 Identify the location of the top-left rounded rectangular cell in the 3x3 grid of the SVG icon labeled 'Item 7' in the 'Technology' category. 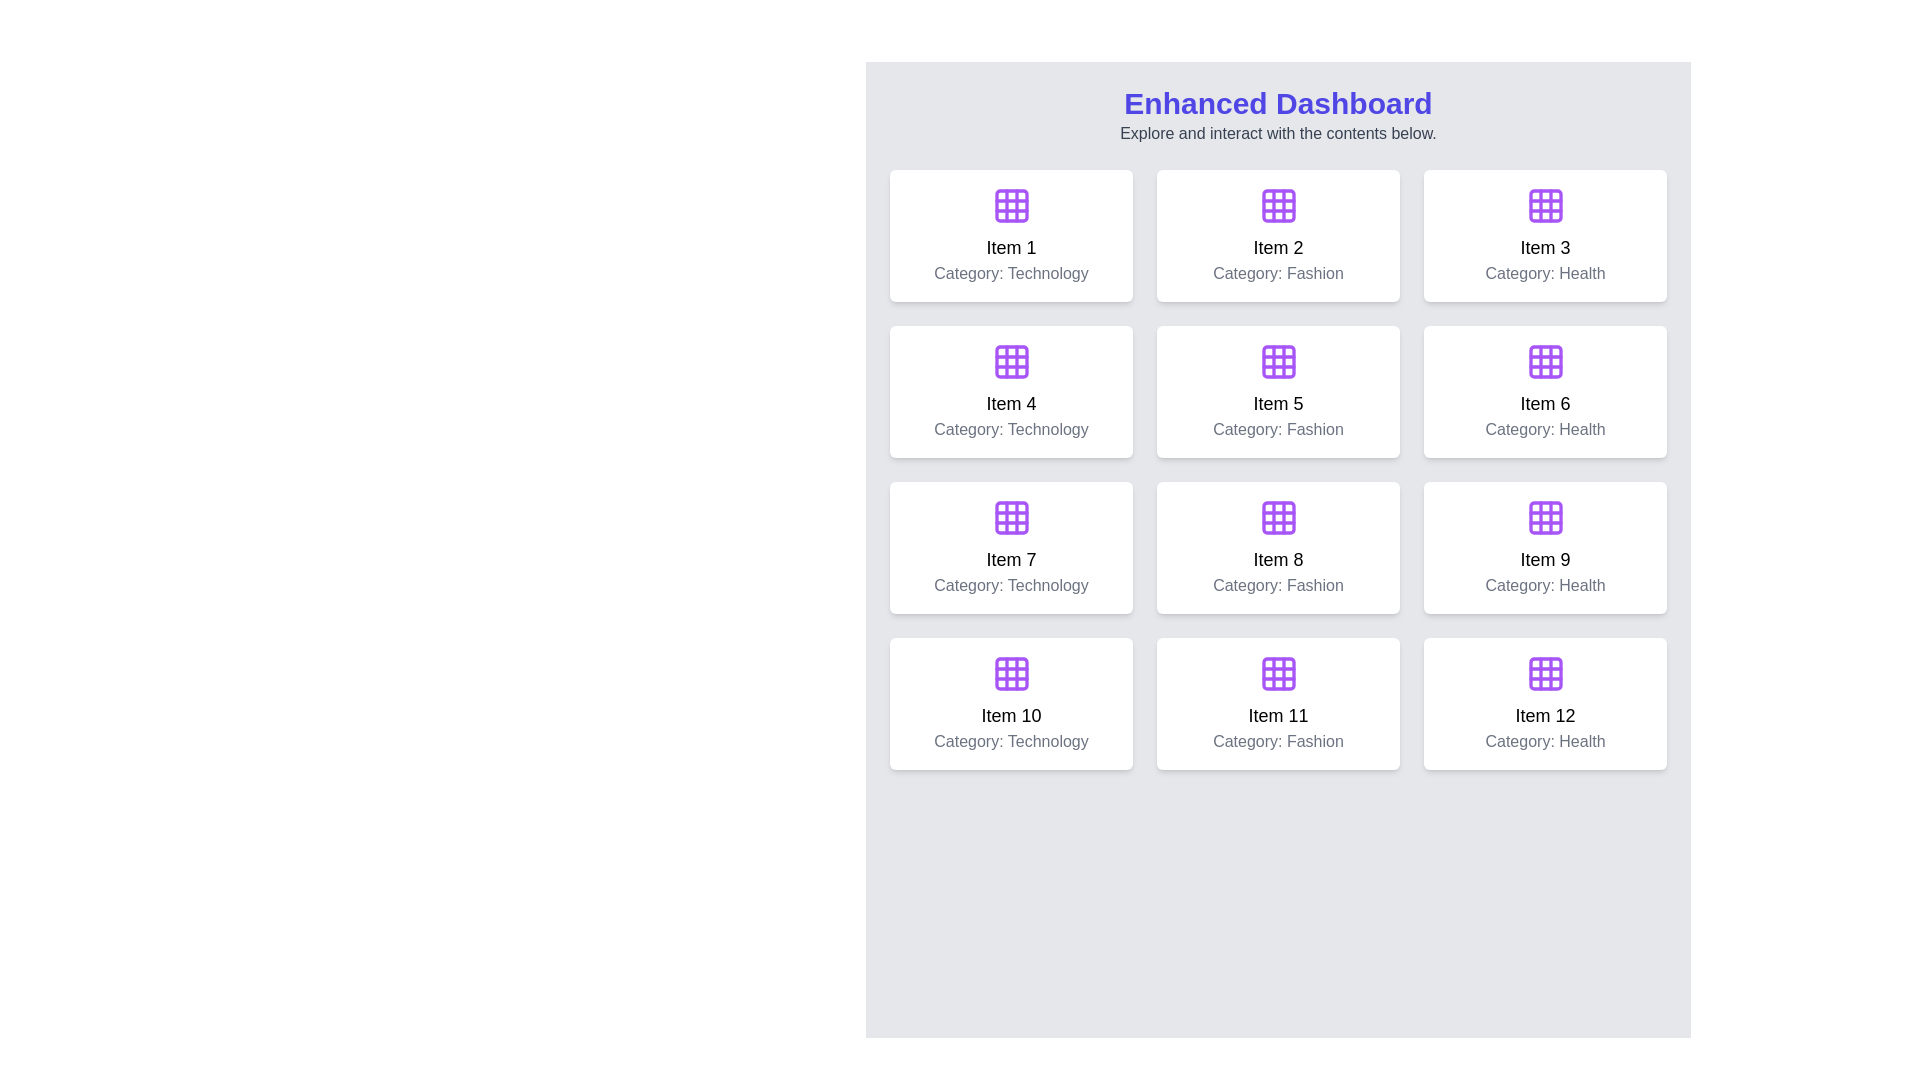
(1011, 516).